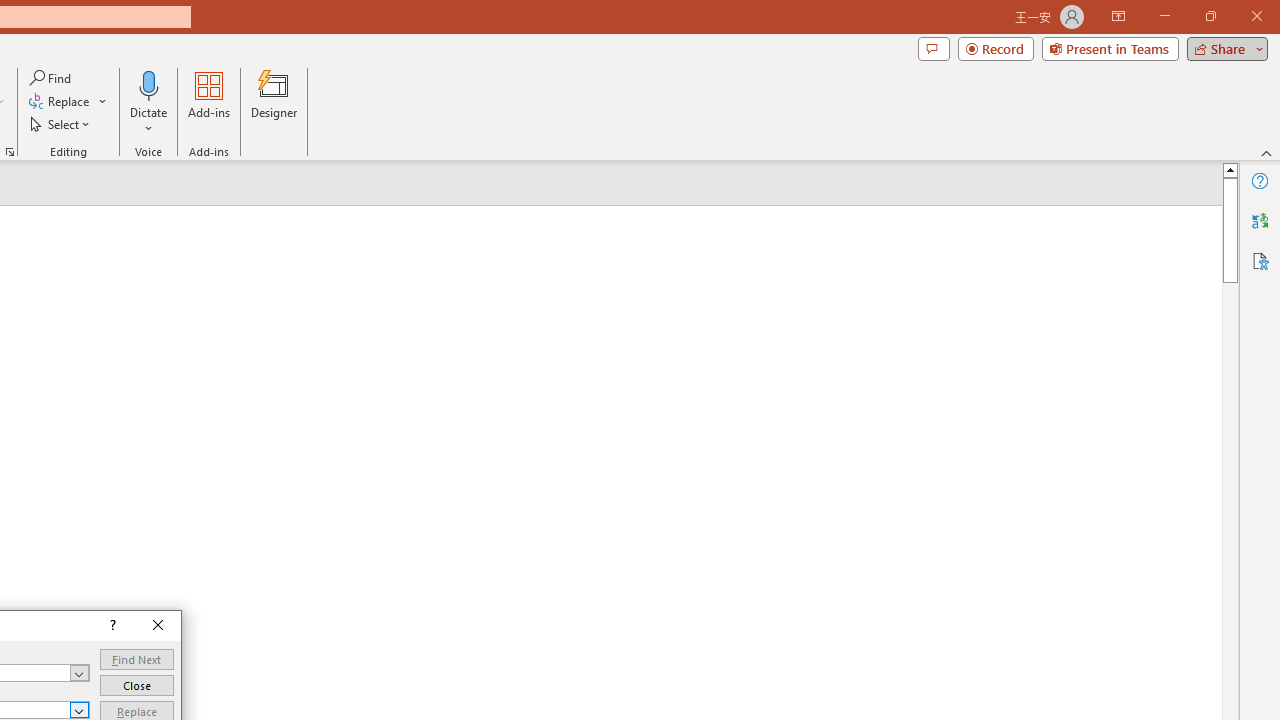 This screenshot has height=720, width=1280. Describe the element at coordinates (80, 708) in the screenshot. I see `'Open'` at that location.